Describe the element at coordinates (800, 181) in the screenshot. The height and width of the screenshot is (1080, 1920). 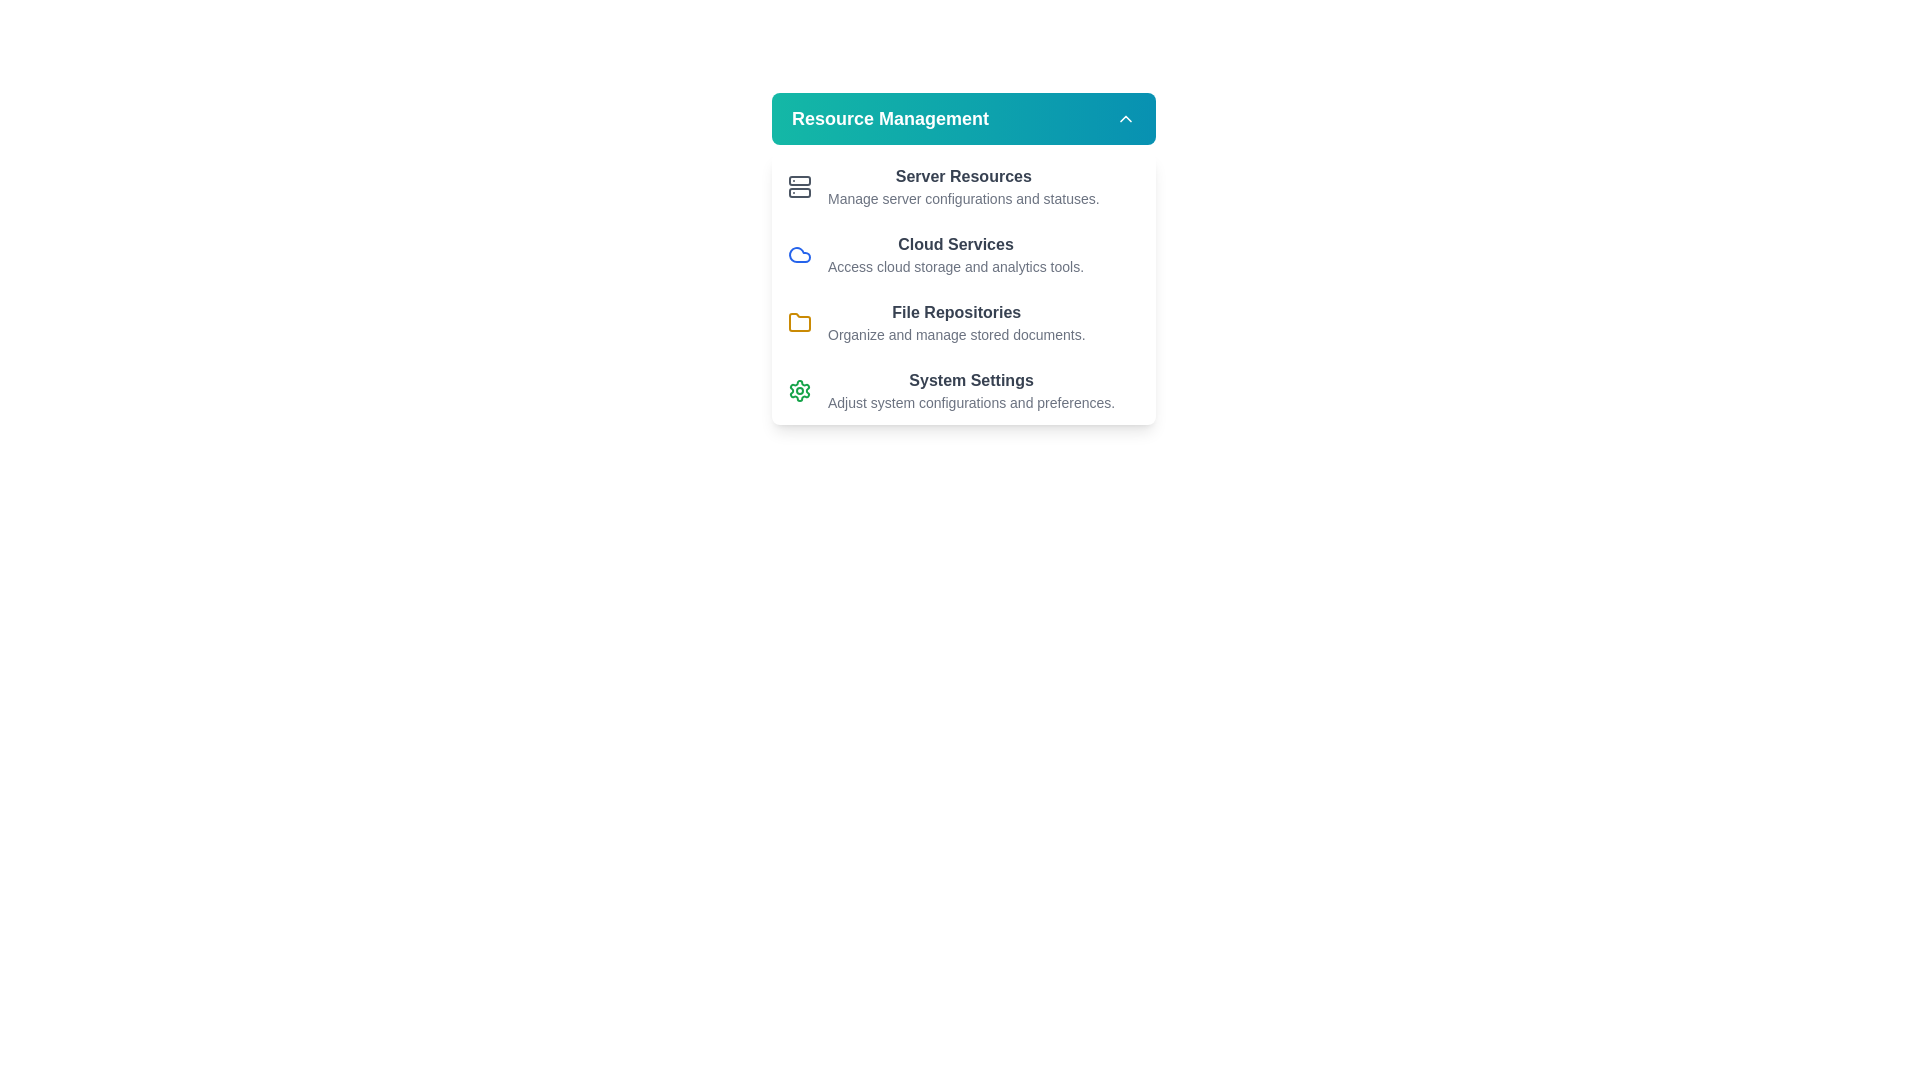
I see `the top rectangle with rounded corners, outlined in gray, located to the left of the 'Server Resources' text within the server-like icon` at that location.